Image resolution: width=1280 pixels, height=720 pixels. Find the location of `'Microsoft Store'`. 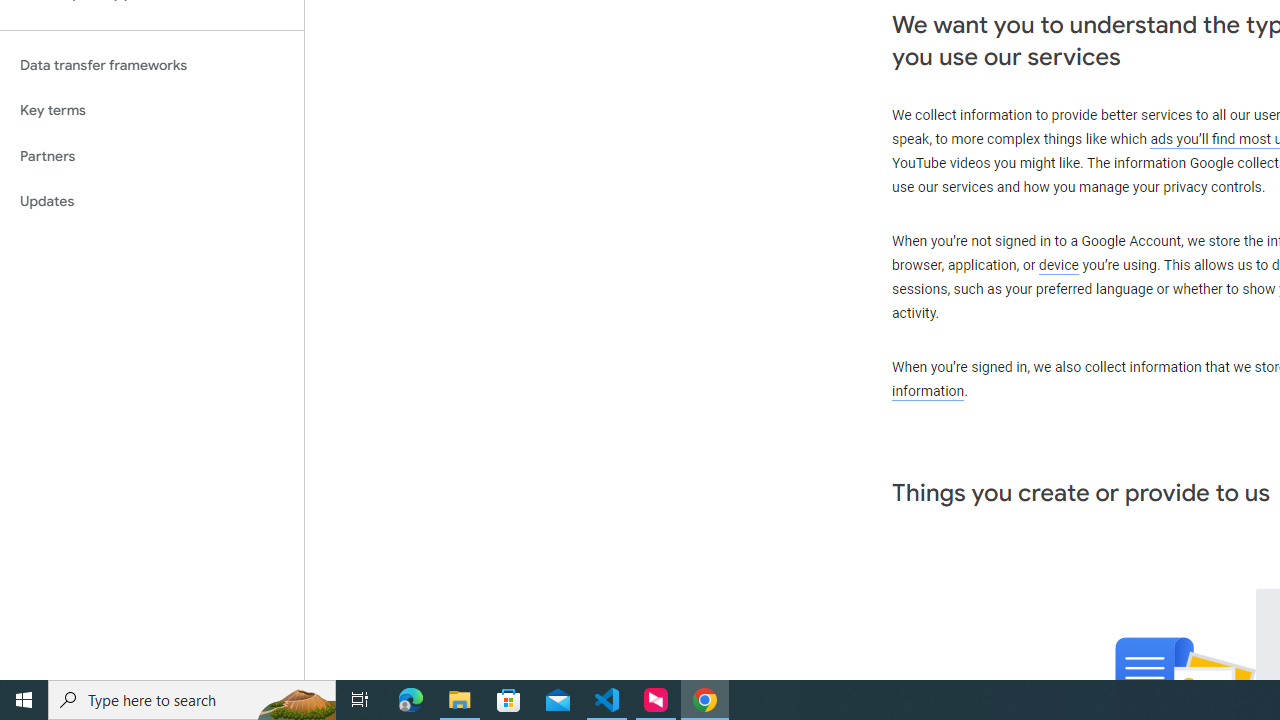

'Microsoft Store' is located at coordinates (509, 698).